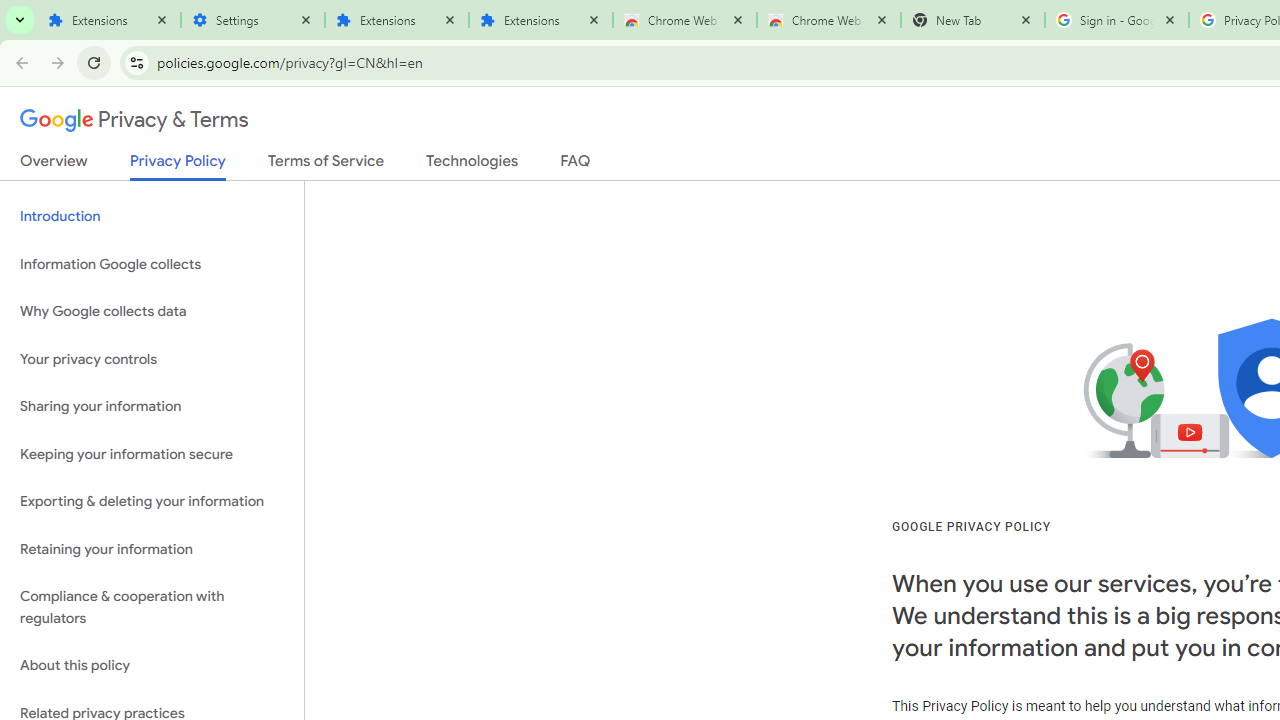  What do you see at coordinates (151, 358) in the screenshot?
I see `'Your privacy controls'` at bounding box center [151, 358].